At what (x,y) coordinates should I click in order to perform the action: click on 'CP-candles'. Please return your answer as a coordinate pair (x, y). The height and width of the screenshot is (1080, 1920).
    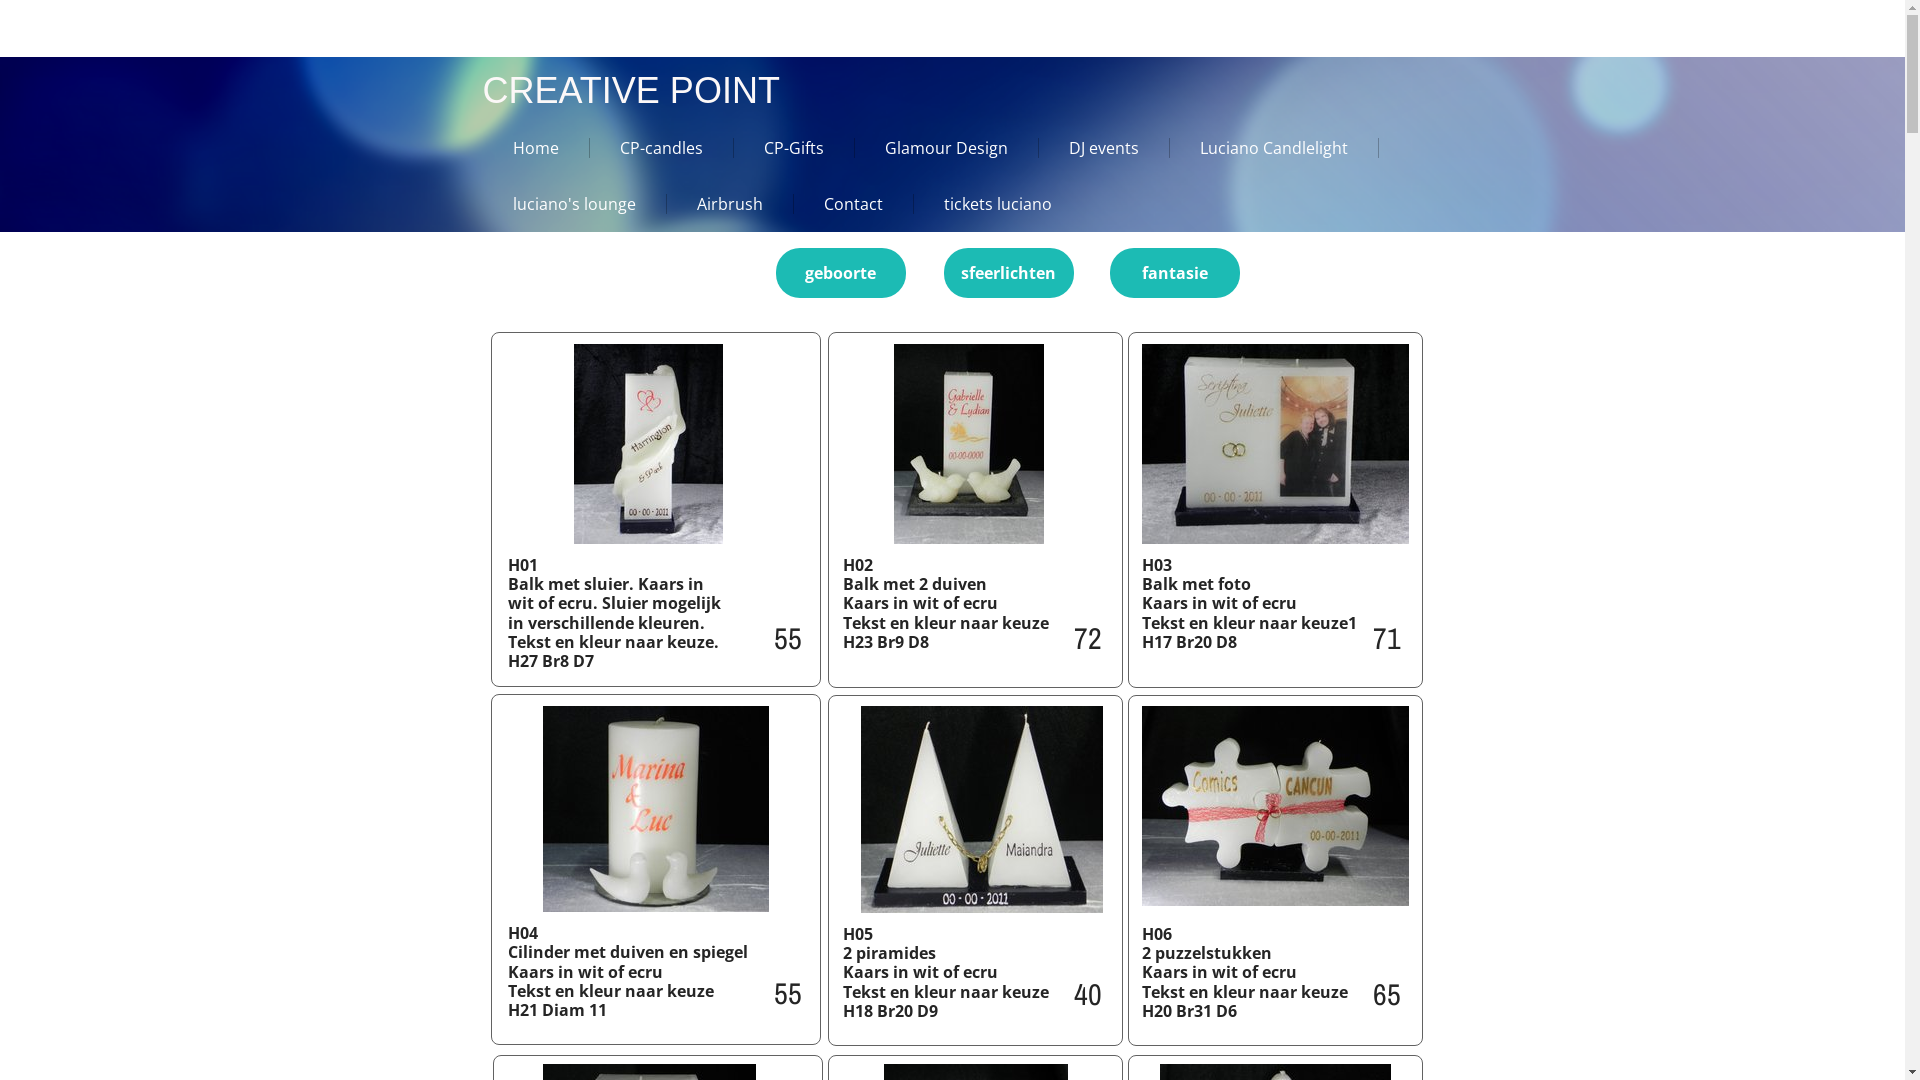
    Looking at the image, I should click on (648, 146).